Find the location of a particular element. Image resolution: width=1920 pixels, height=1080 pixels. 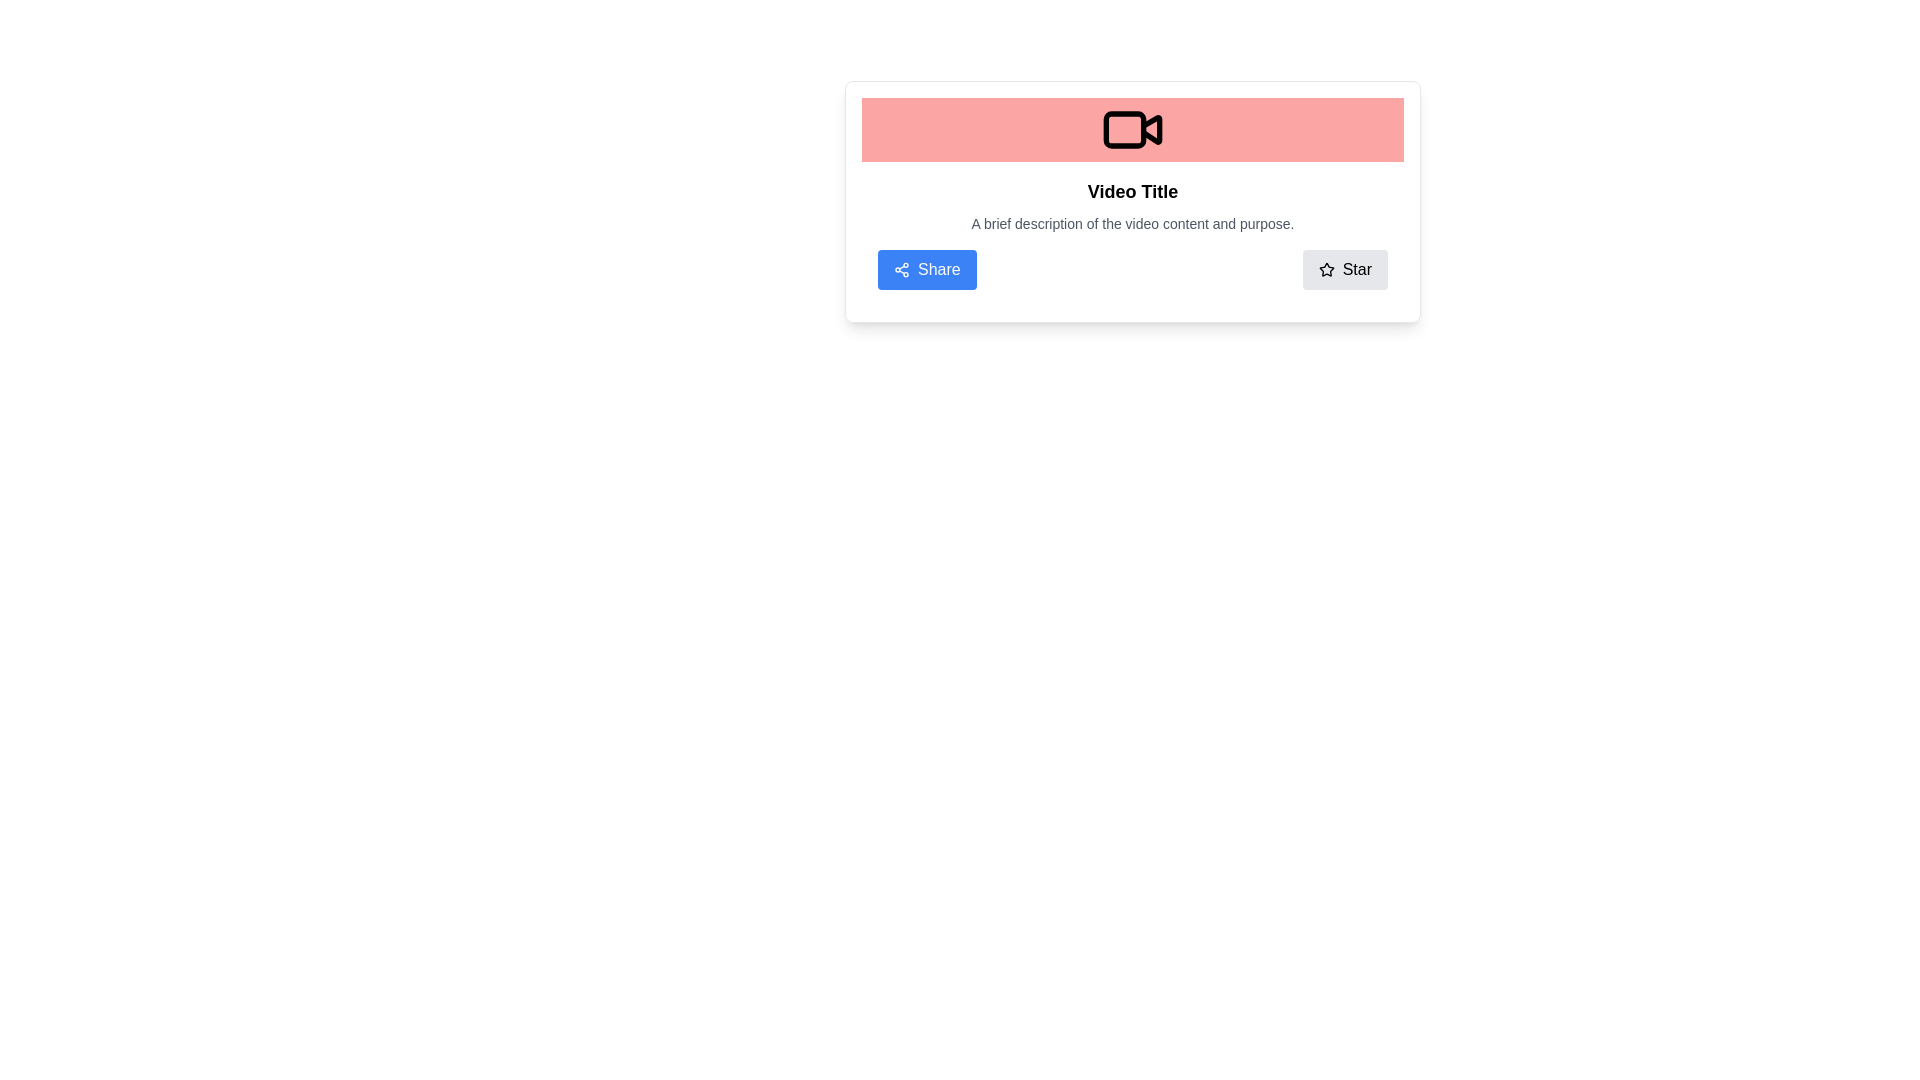

the label providing text-based clarification for the adjacent star icon, which is part of a rectangular button with a gray background located in the lower right corner of a card-like component is located at coordinates (1357, 270).